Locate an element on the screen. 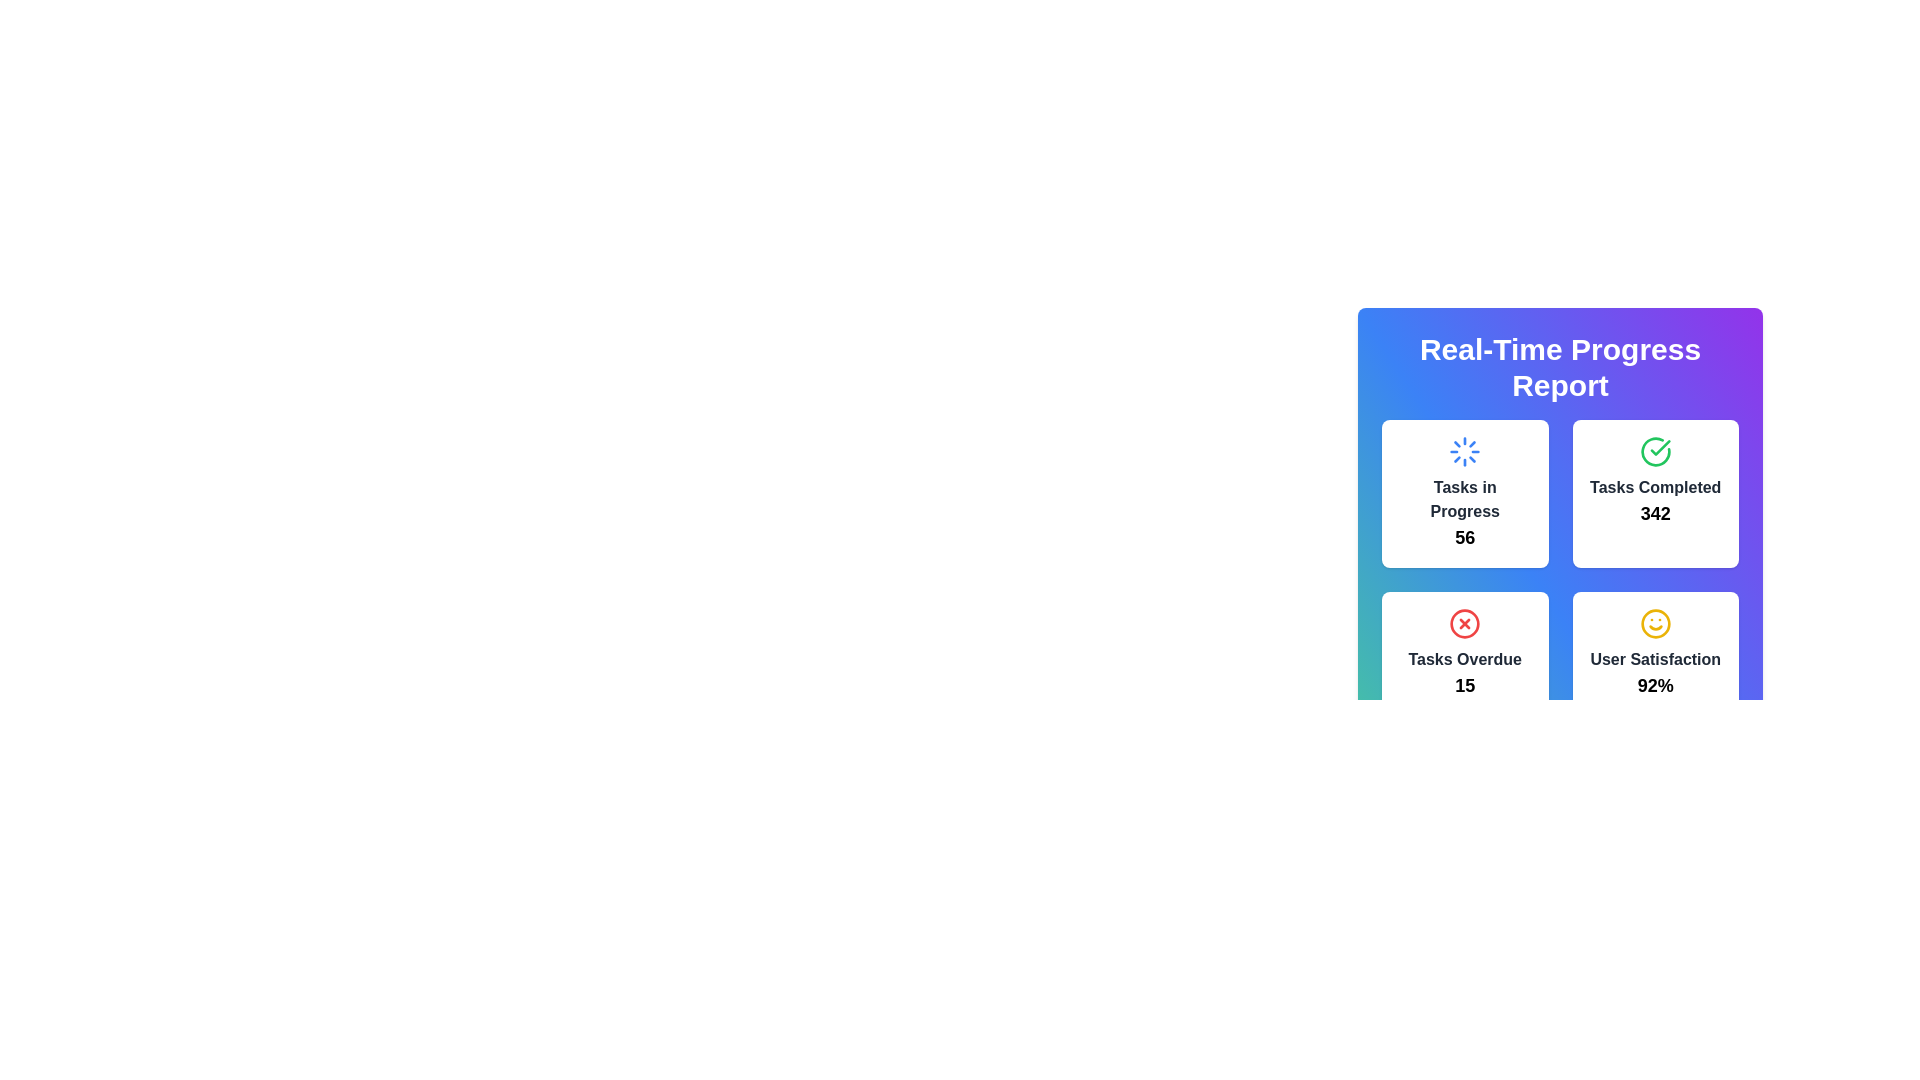 Image resolution: width=1920 pixels, height=1080 pixels. the smiley face icon representing user satisfaction located in the bottom-right section of the 'Real-Time Progress Report' card, beneath the title 'User Satisfaction' and adjacent to the numeric label '92%.' is located at coordinates (1655, 623).